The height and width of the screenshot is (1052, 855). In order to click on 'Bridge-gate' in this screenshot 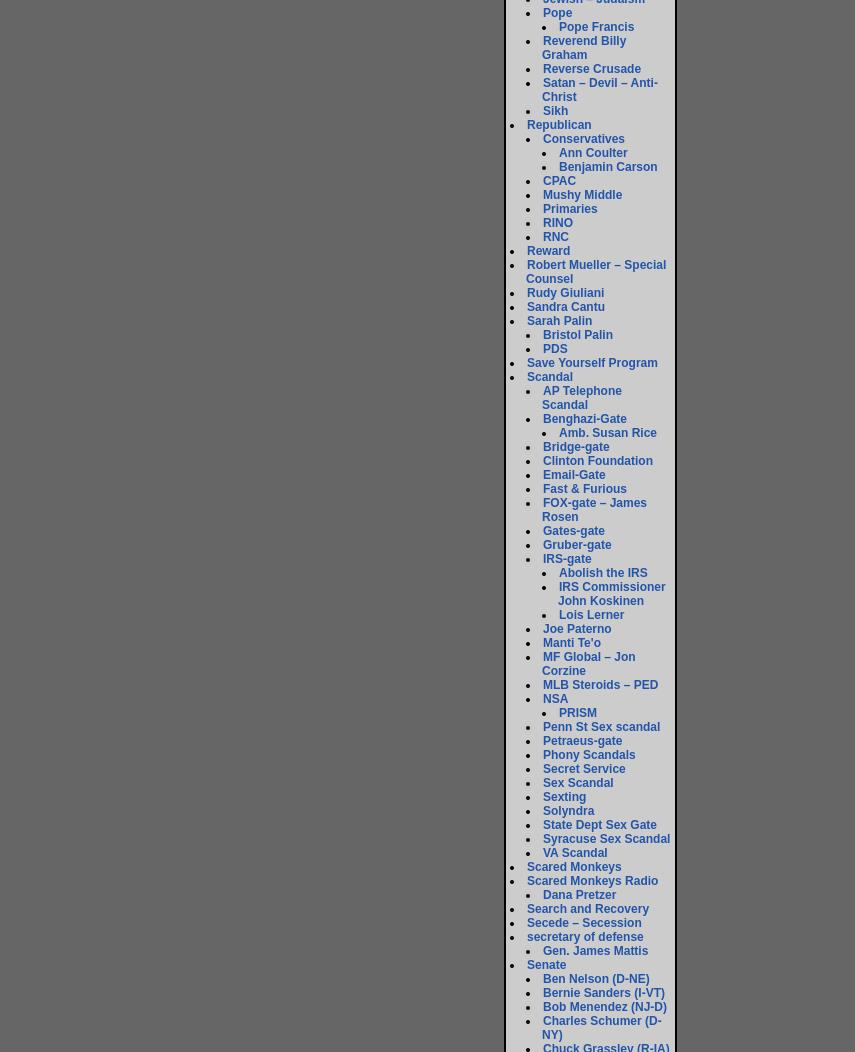, I will do `click(575, 446)`.